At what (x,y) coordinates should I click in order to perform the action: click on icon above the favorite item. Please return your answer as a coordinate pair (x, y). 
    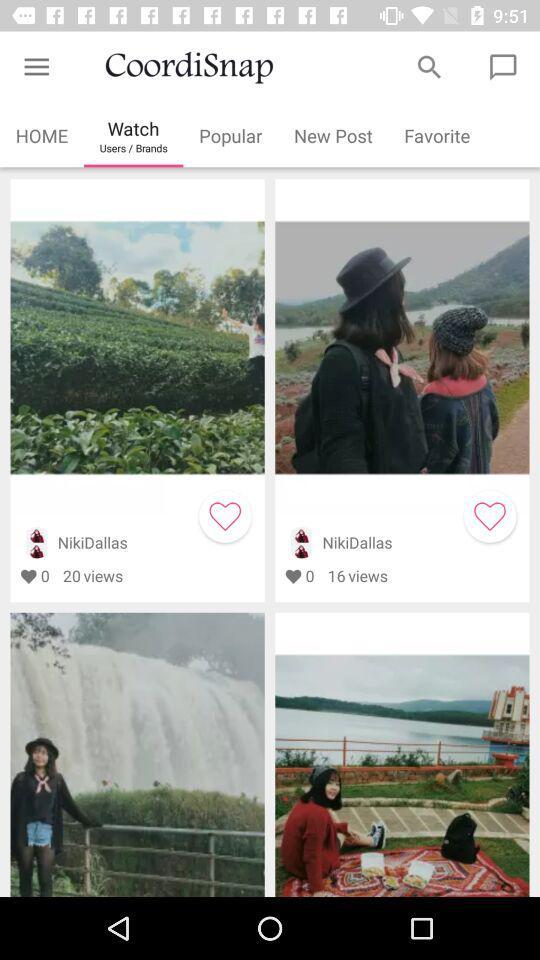
    Looking at the image, I should click on (428, 67).